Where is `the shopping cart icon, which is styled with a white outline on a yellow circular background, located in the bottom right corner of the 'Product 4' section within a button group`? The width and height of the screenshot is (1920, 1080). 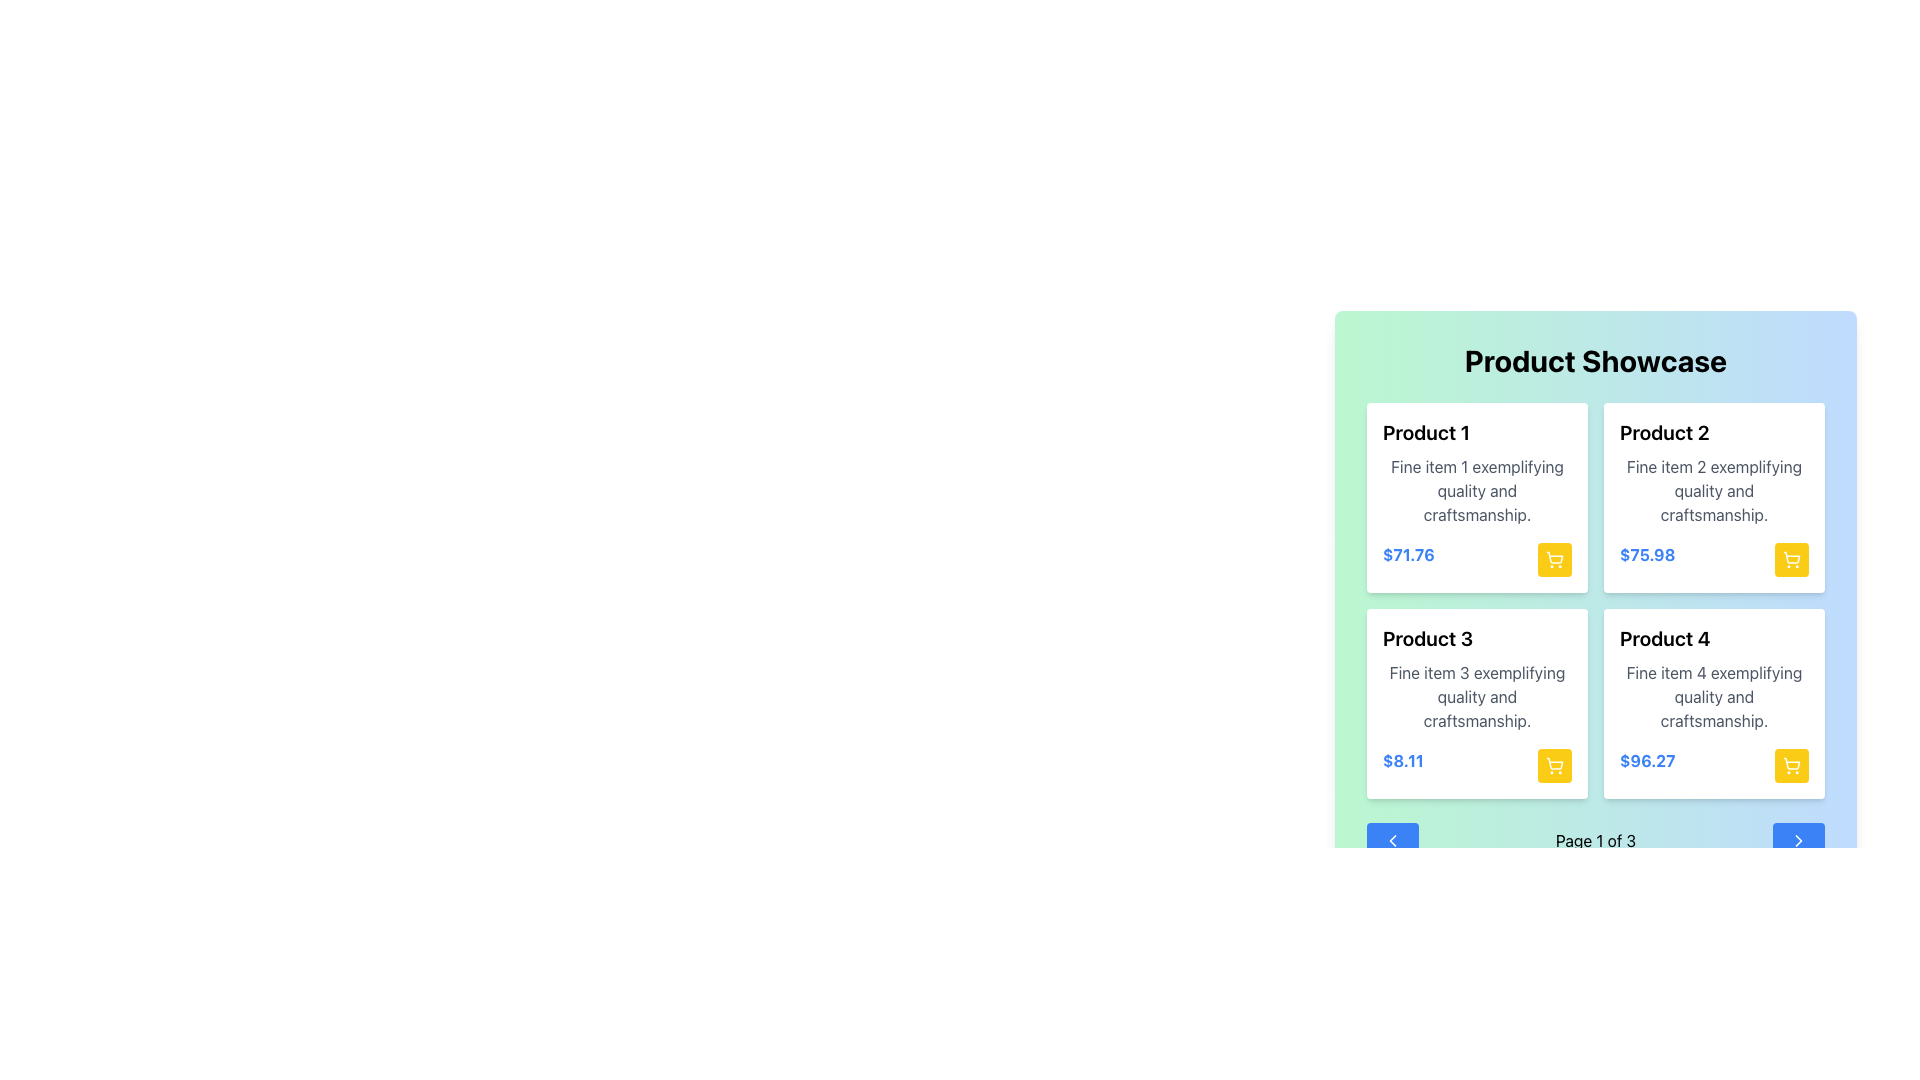
the shopping cart icon, which is styled with a white outline on a yellow circular background, located in the bottom right corner of the 'Product 4' section within a button group is located at coordinates (1791, 765).